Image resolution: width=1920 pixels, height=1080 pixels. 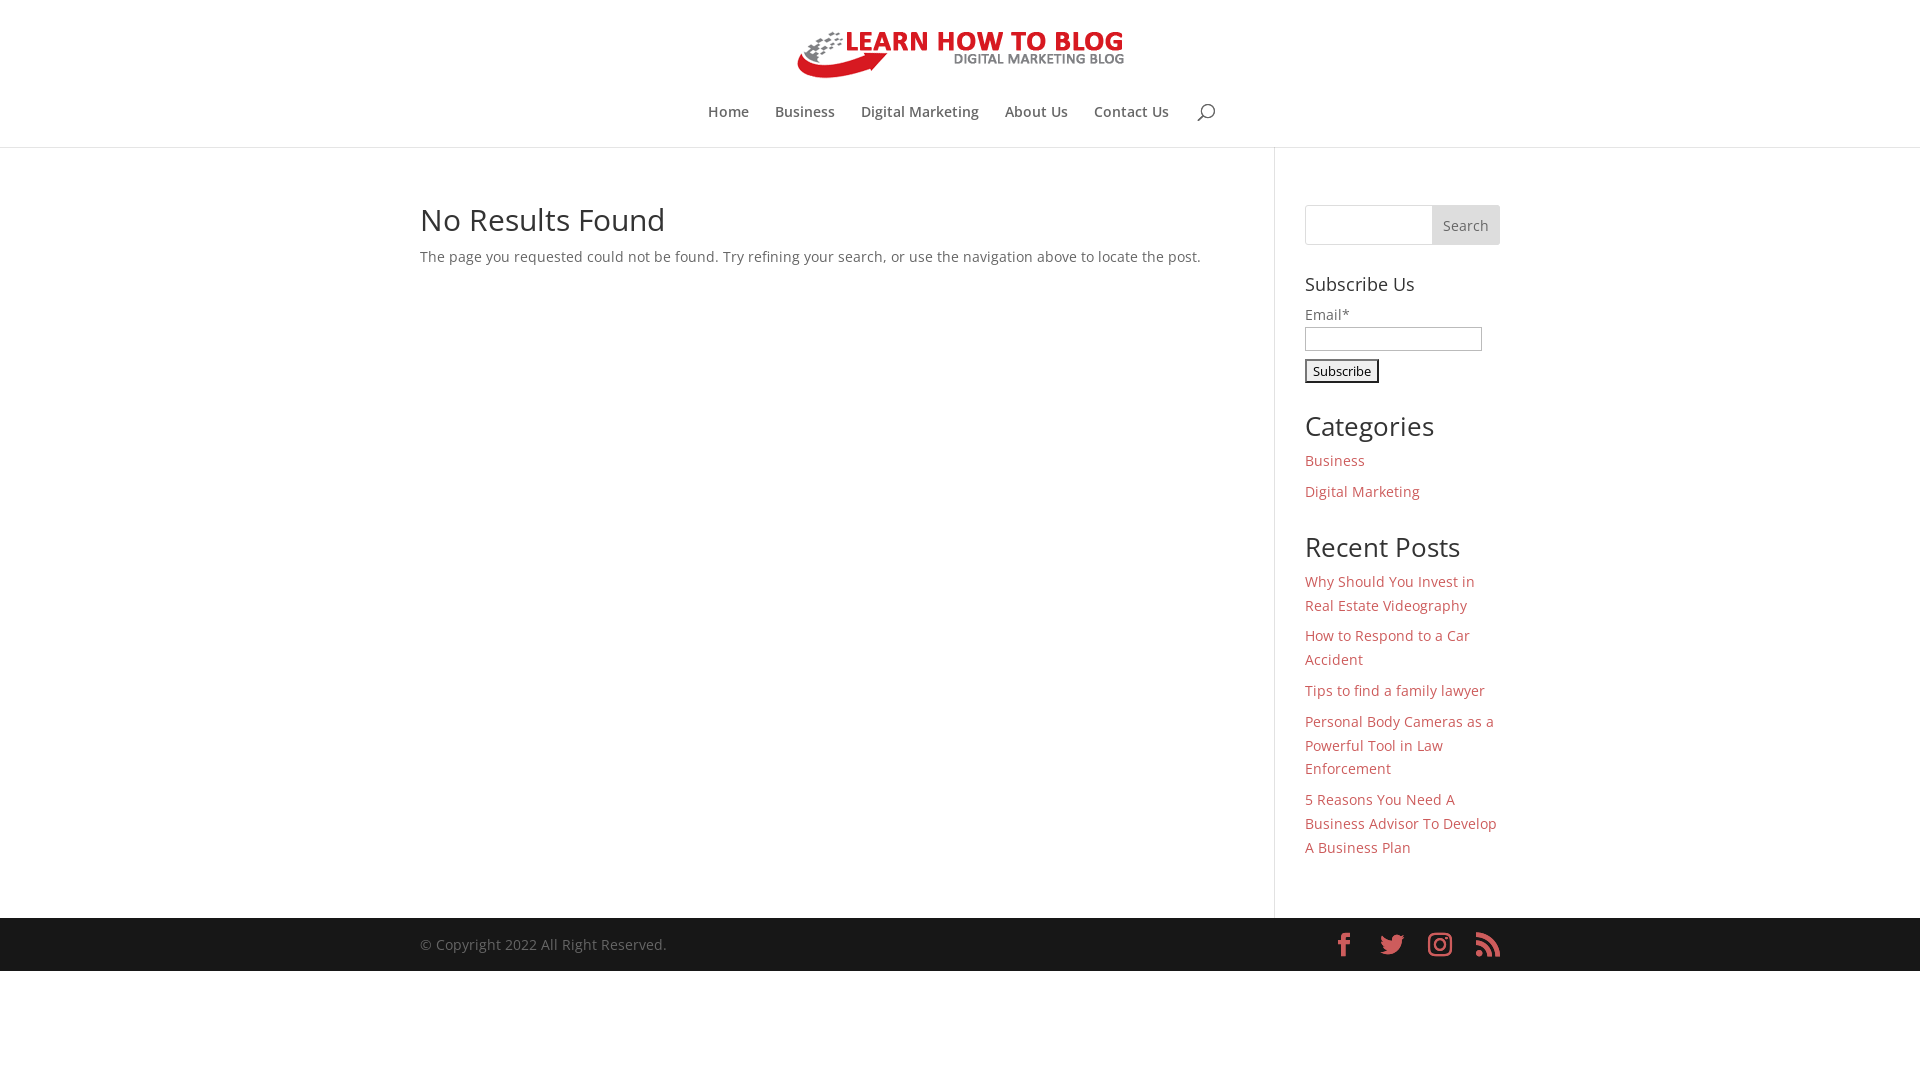 I want to click on 'Home', so click(x=727, y=126).